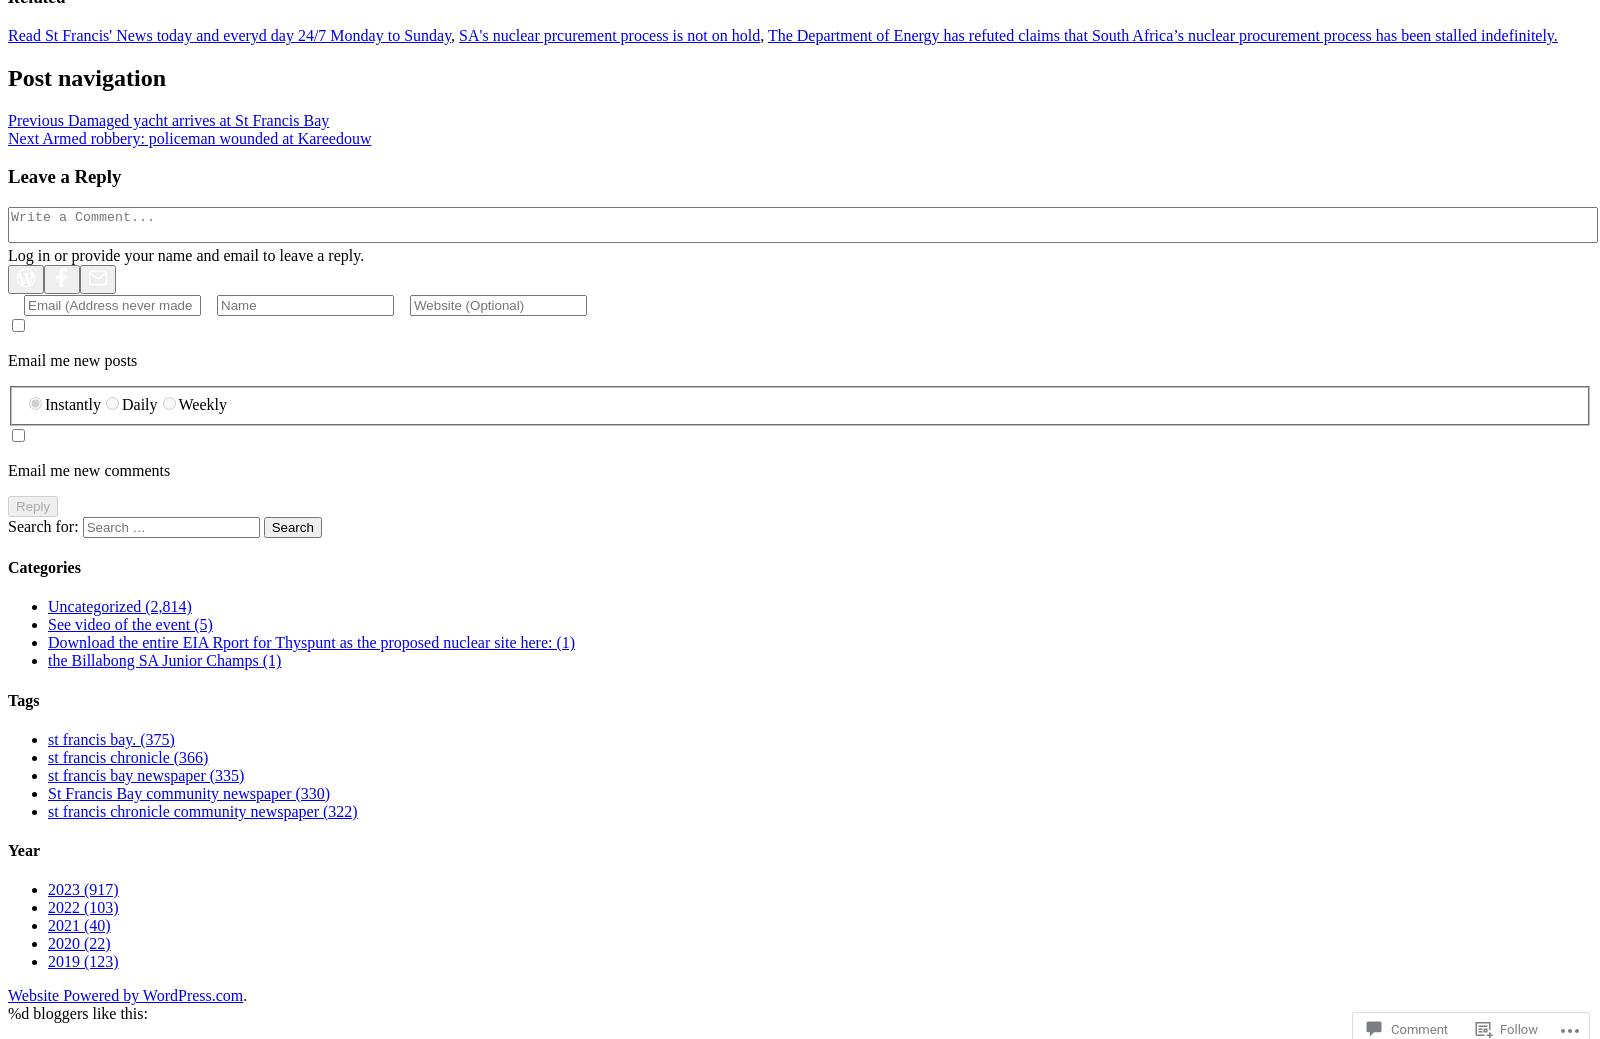 This screenshot has height=1039, width=1600. What do you see at coordinates (7, 75) in the screenshot?
I see `'Post navigation'` at bounding box center [7, 75].